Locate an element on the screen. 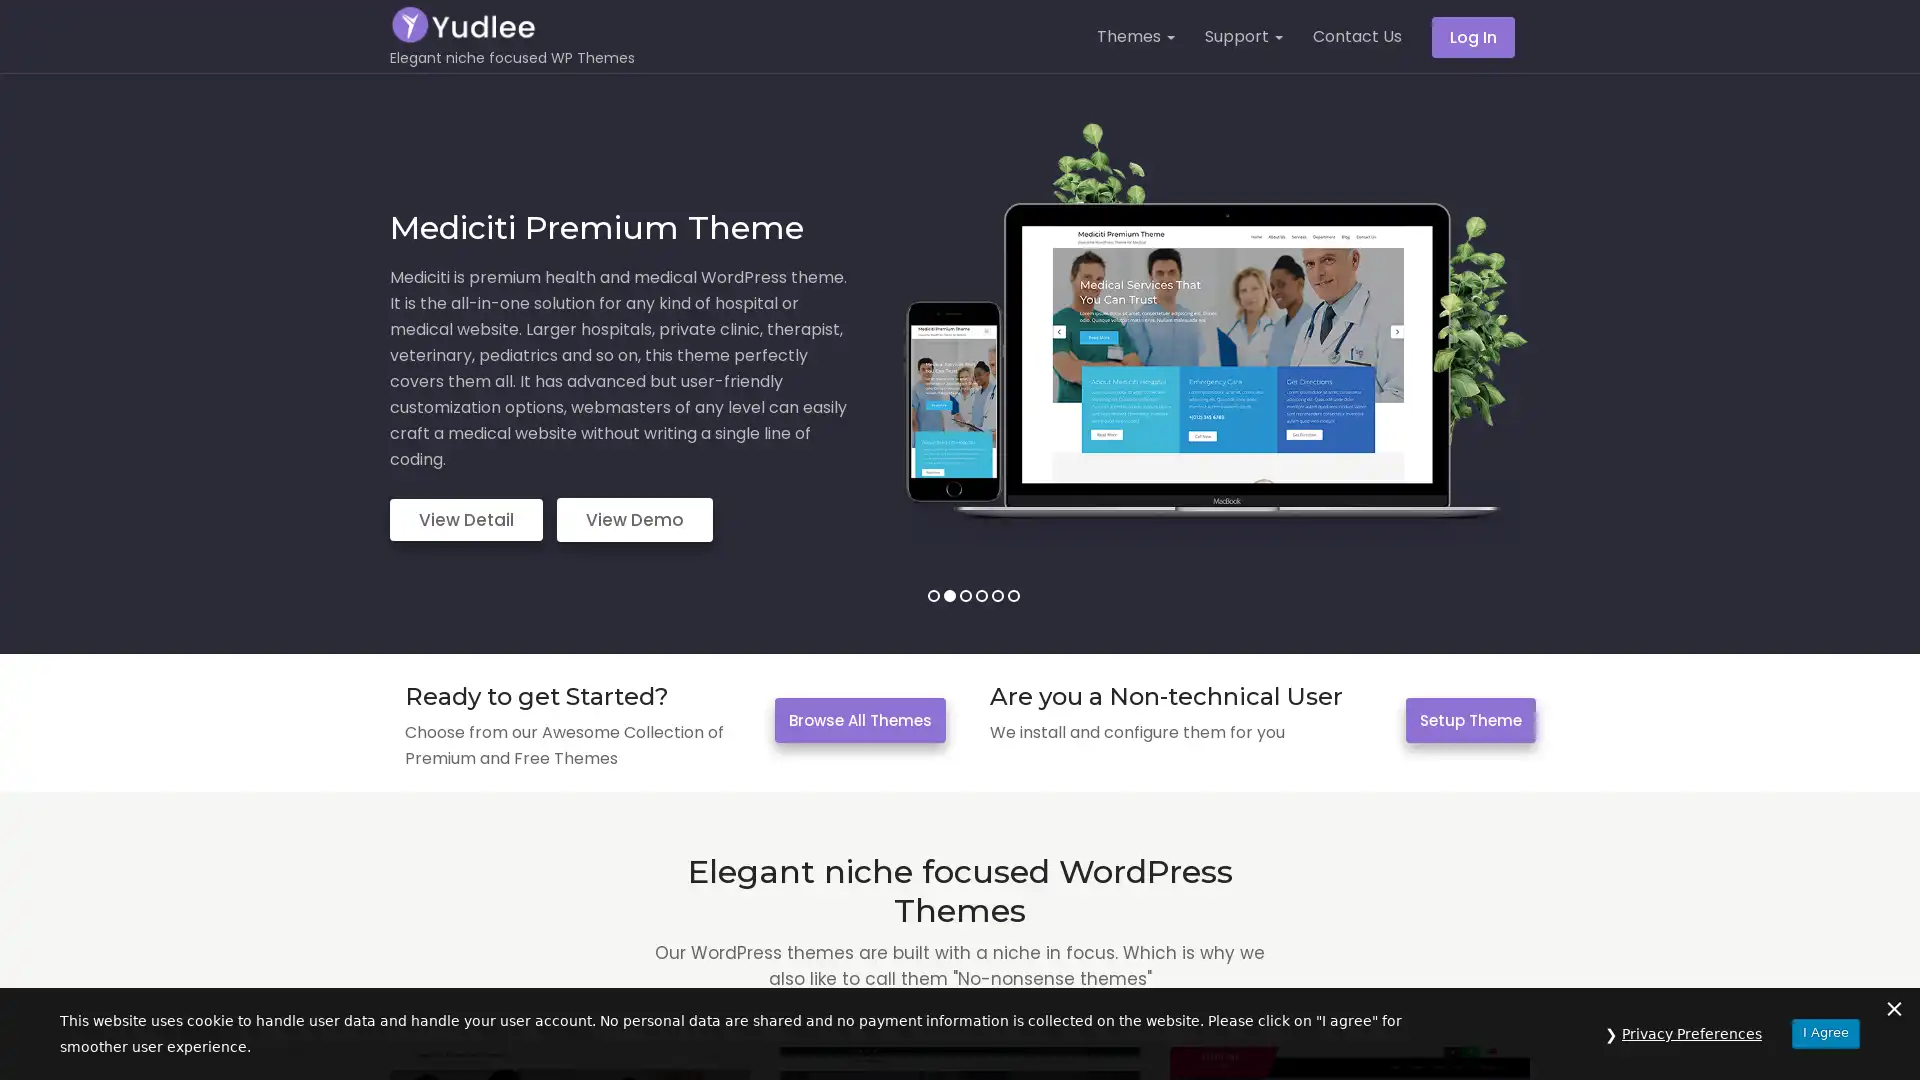 The height and width of the screenshot is (1080, 1920). I Agree is located at coordinates (1825, 1032).